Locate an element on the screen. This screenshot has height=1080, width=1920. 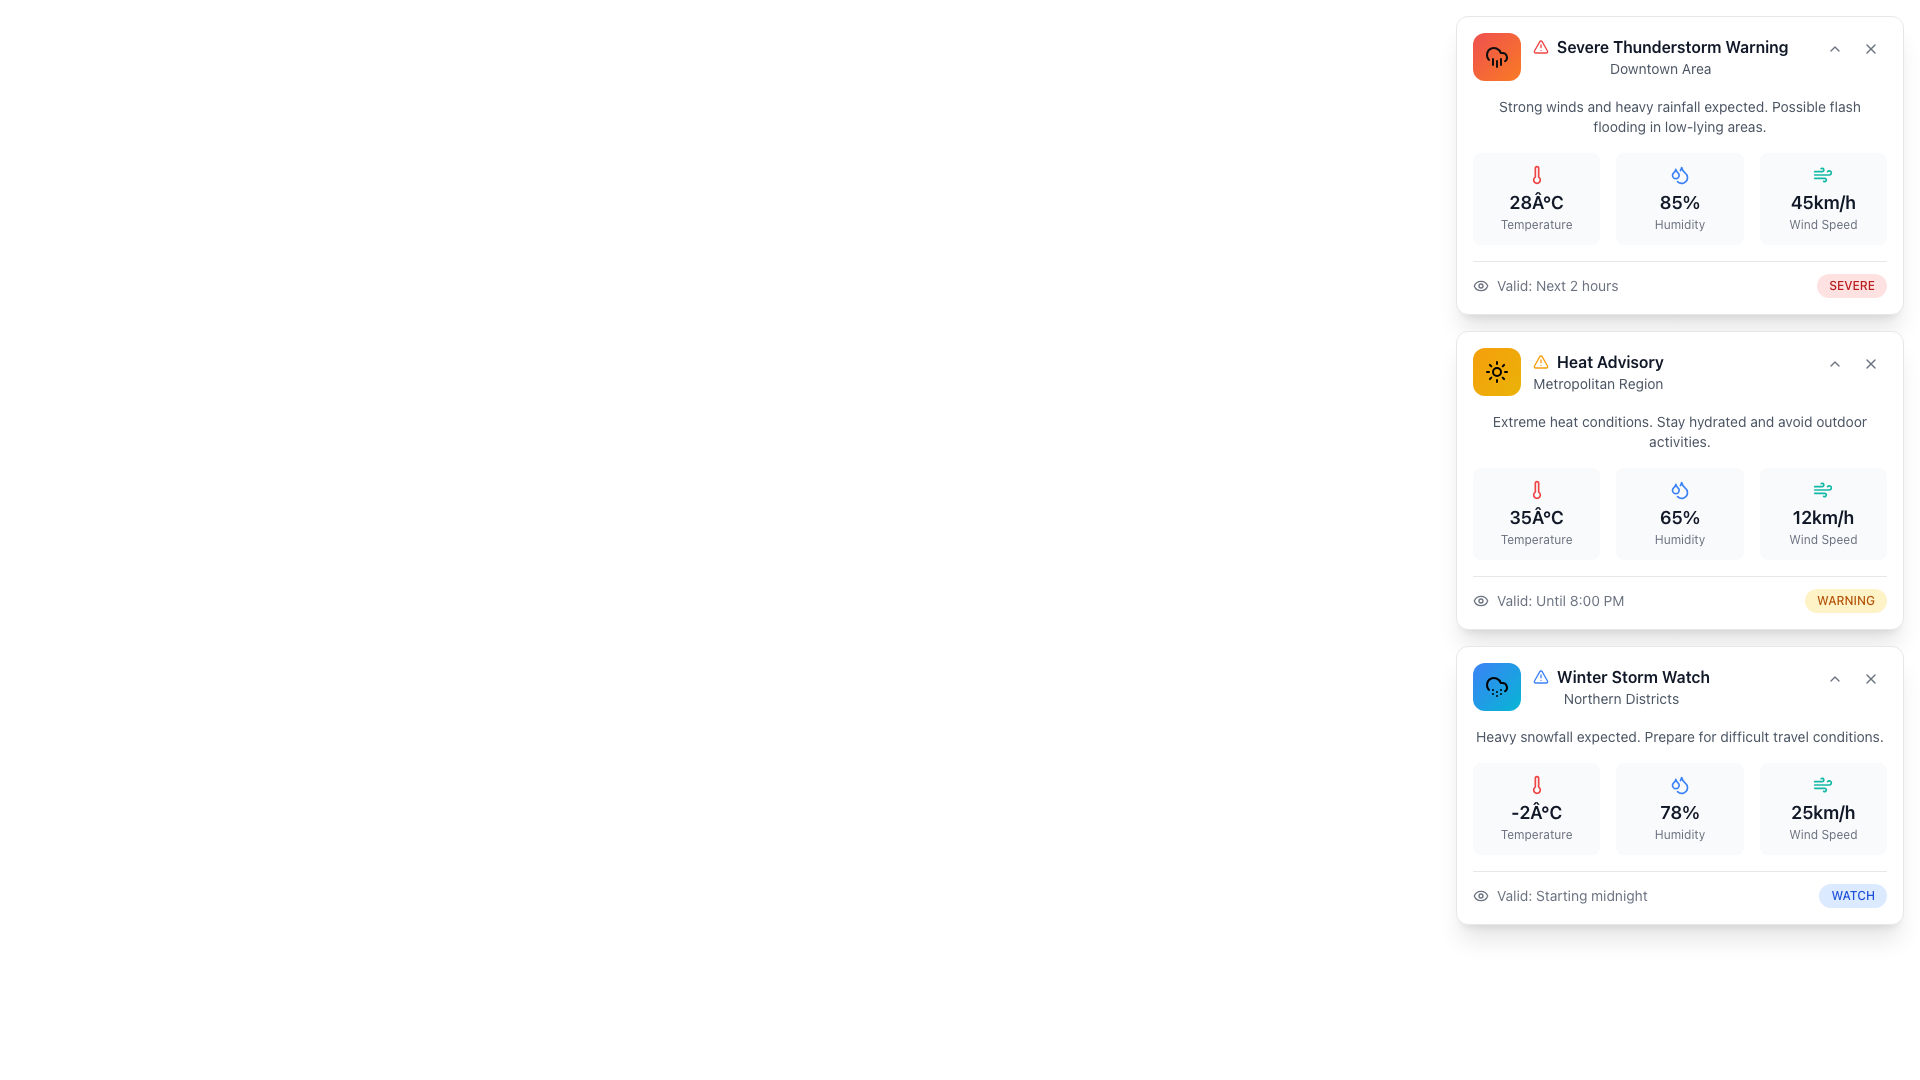
the decorative wind speed icon located in the 'Wind Speed' section of the 'Severe Thunderstorm Warning' card, which is positioned above the text '45km/h' is located at coordinates (1823, 173).